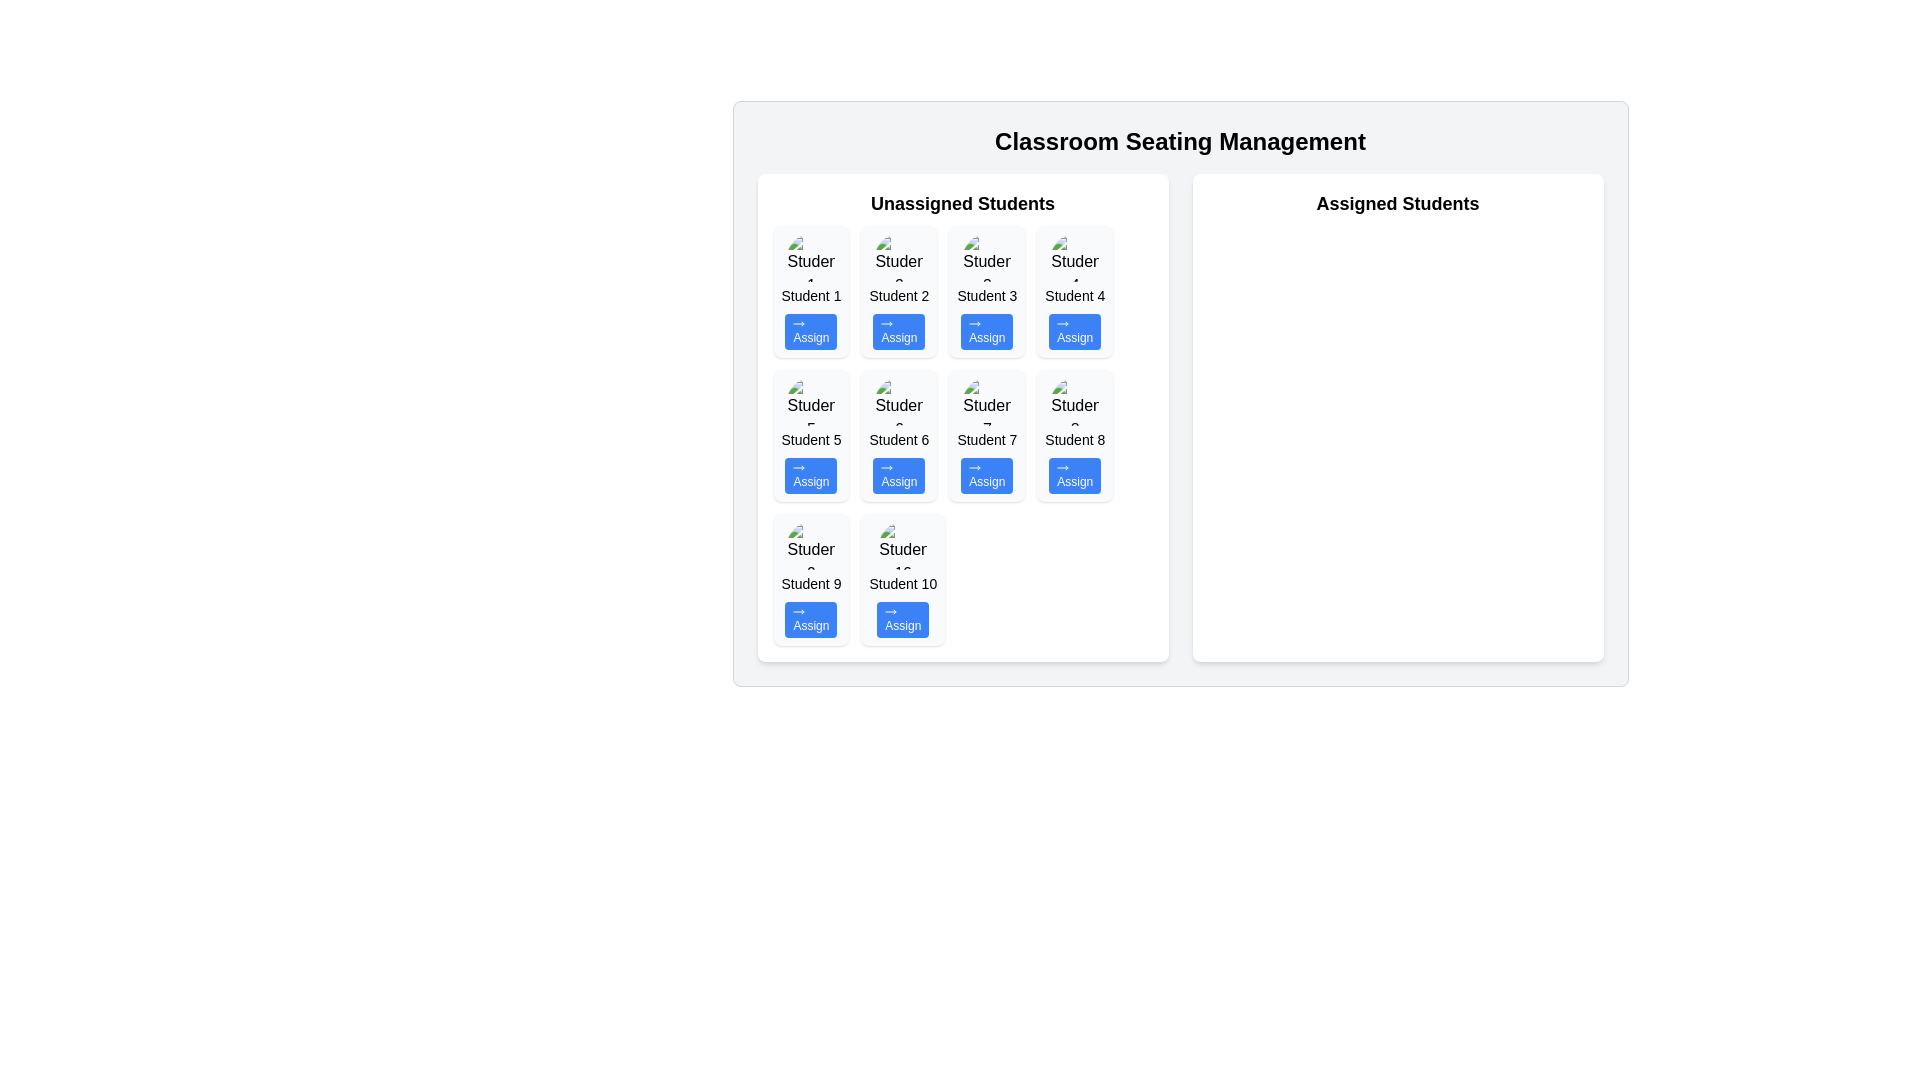 This screenshot has height=1080, width=1920. Describe the element at coordinates (898, 434) in the screenshot. I see `the 'Assign' button located at the bottom of the Composite card for 'Student 6', which is the second card in the second row of the 'Unassigned Students' section` at that location.